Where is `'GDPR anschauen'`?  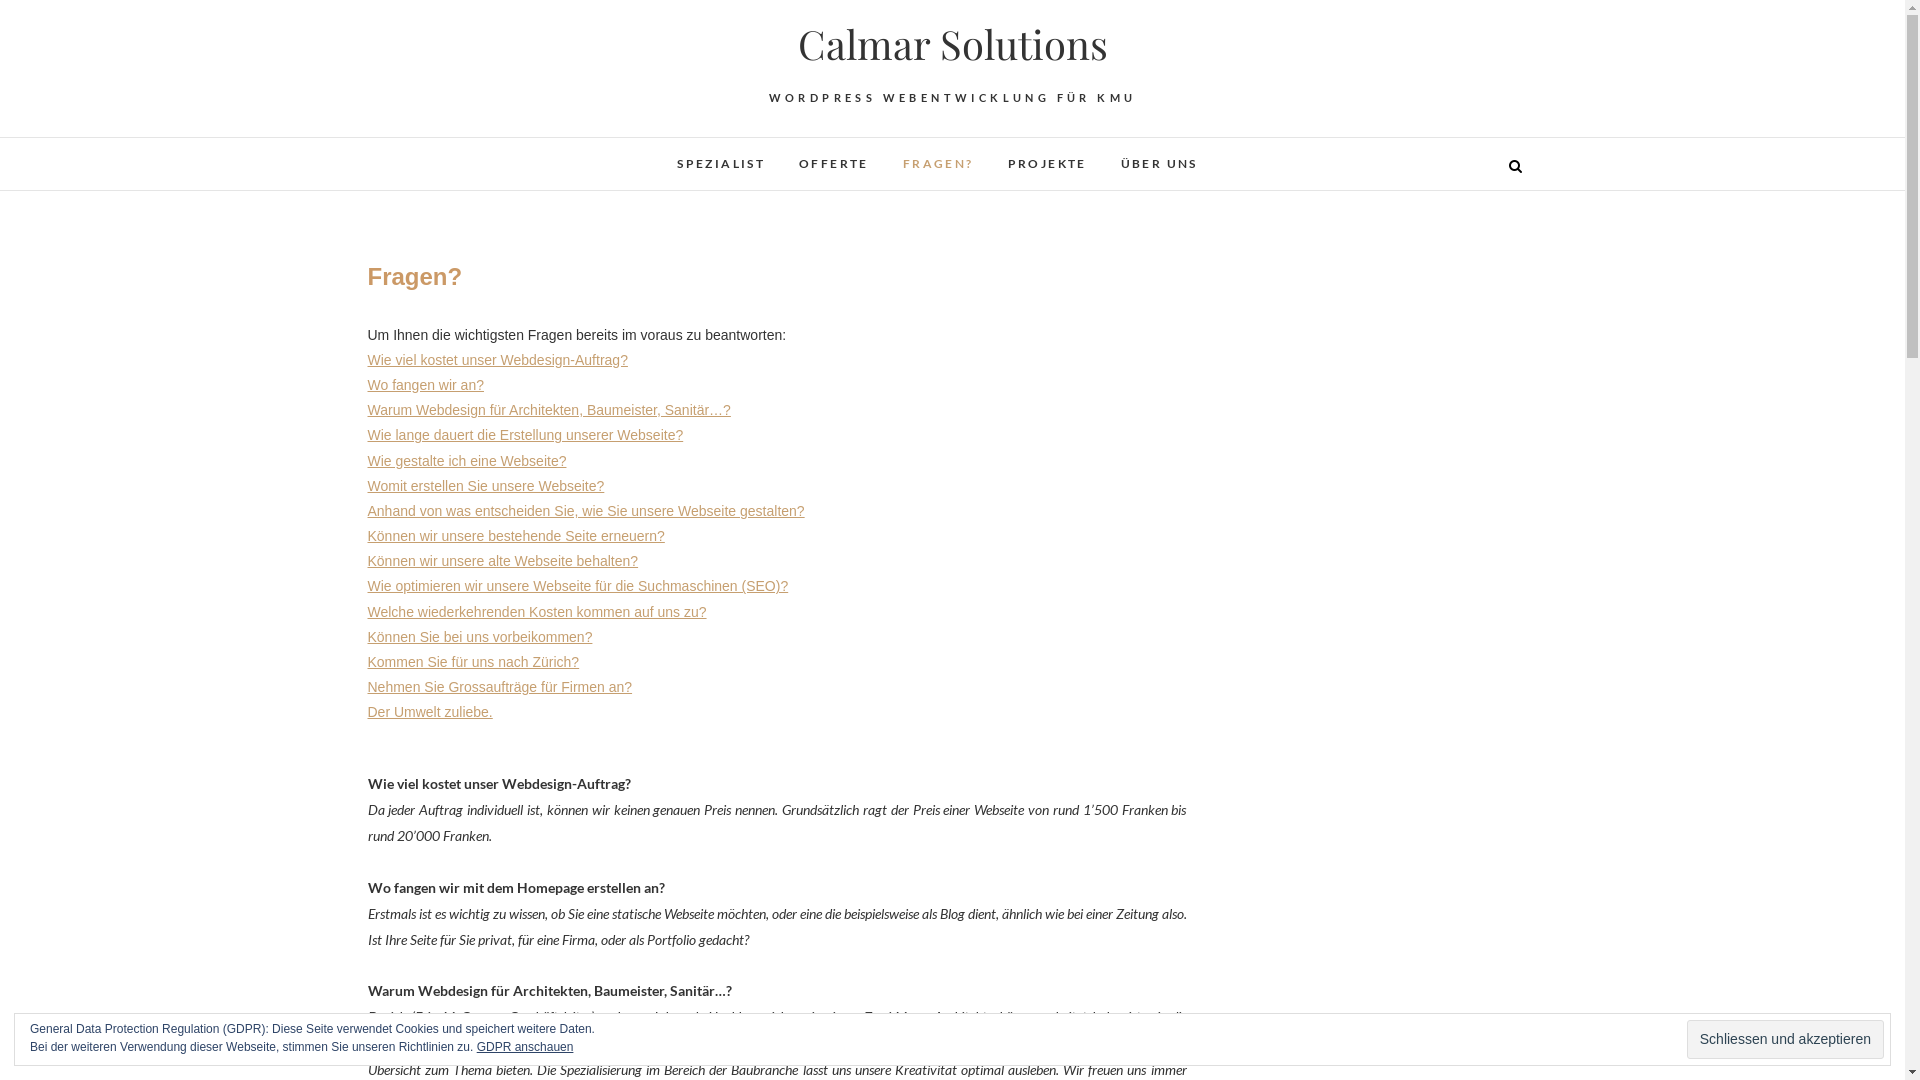 'GDPR anschauen' is located at coordinates (475, 1045).